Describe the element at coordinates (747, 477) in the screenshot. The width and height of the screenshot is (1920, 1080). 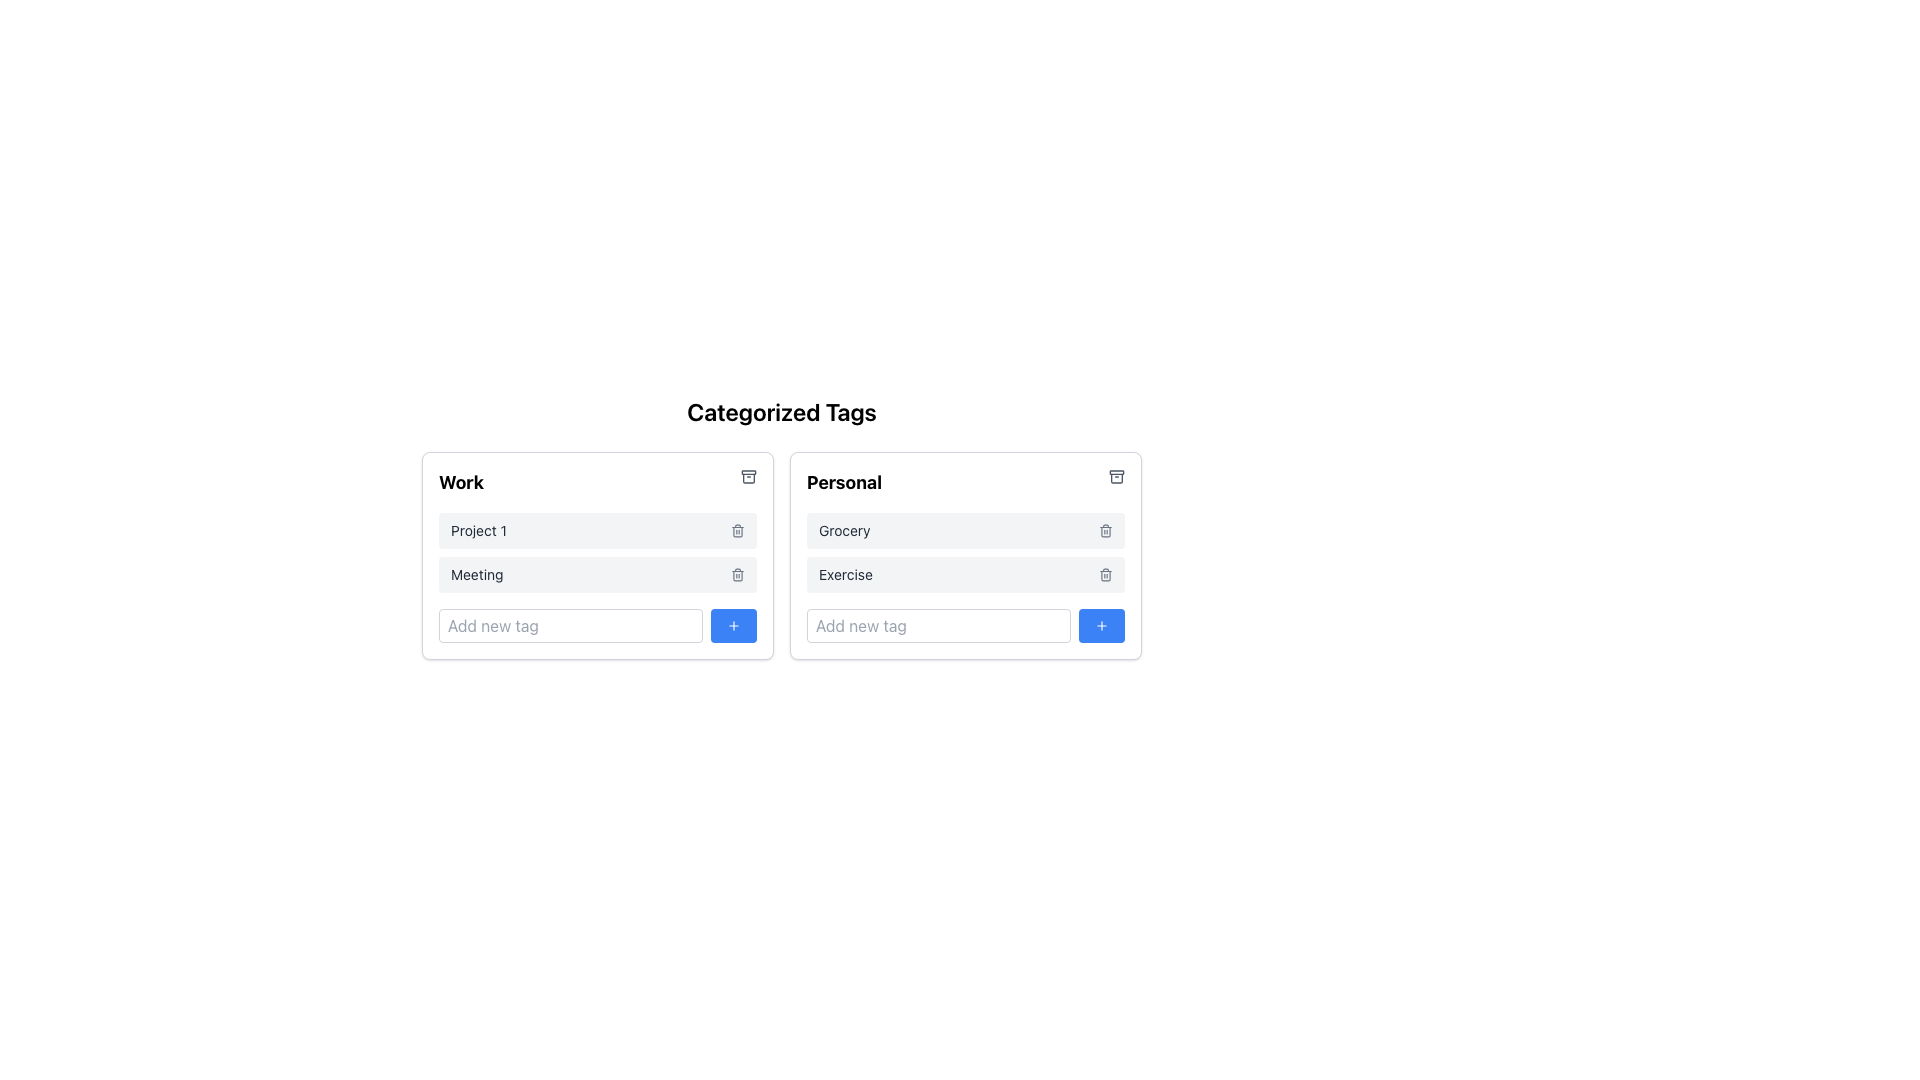
I see `the Icon button located in the top-right corner of the 'Work' section` at that location.